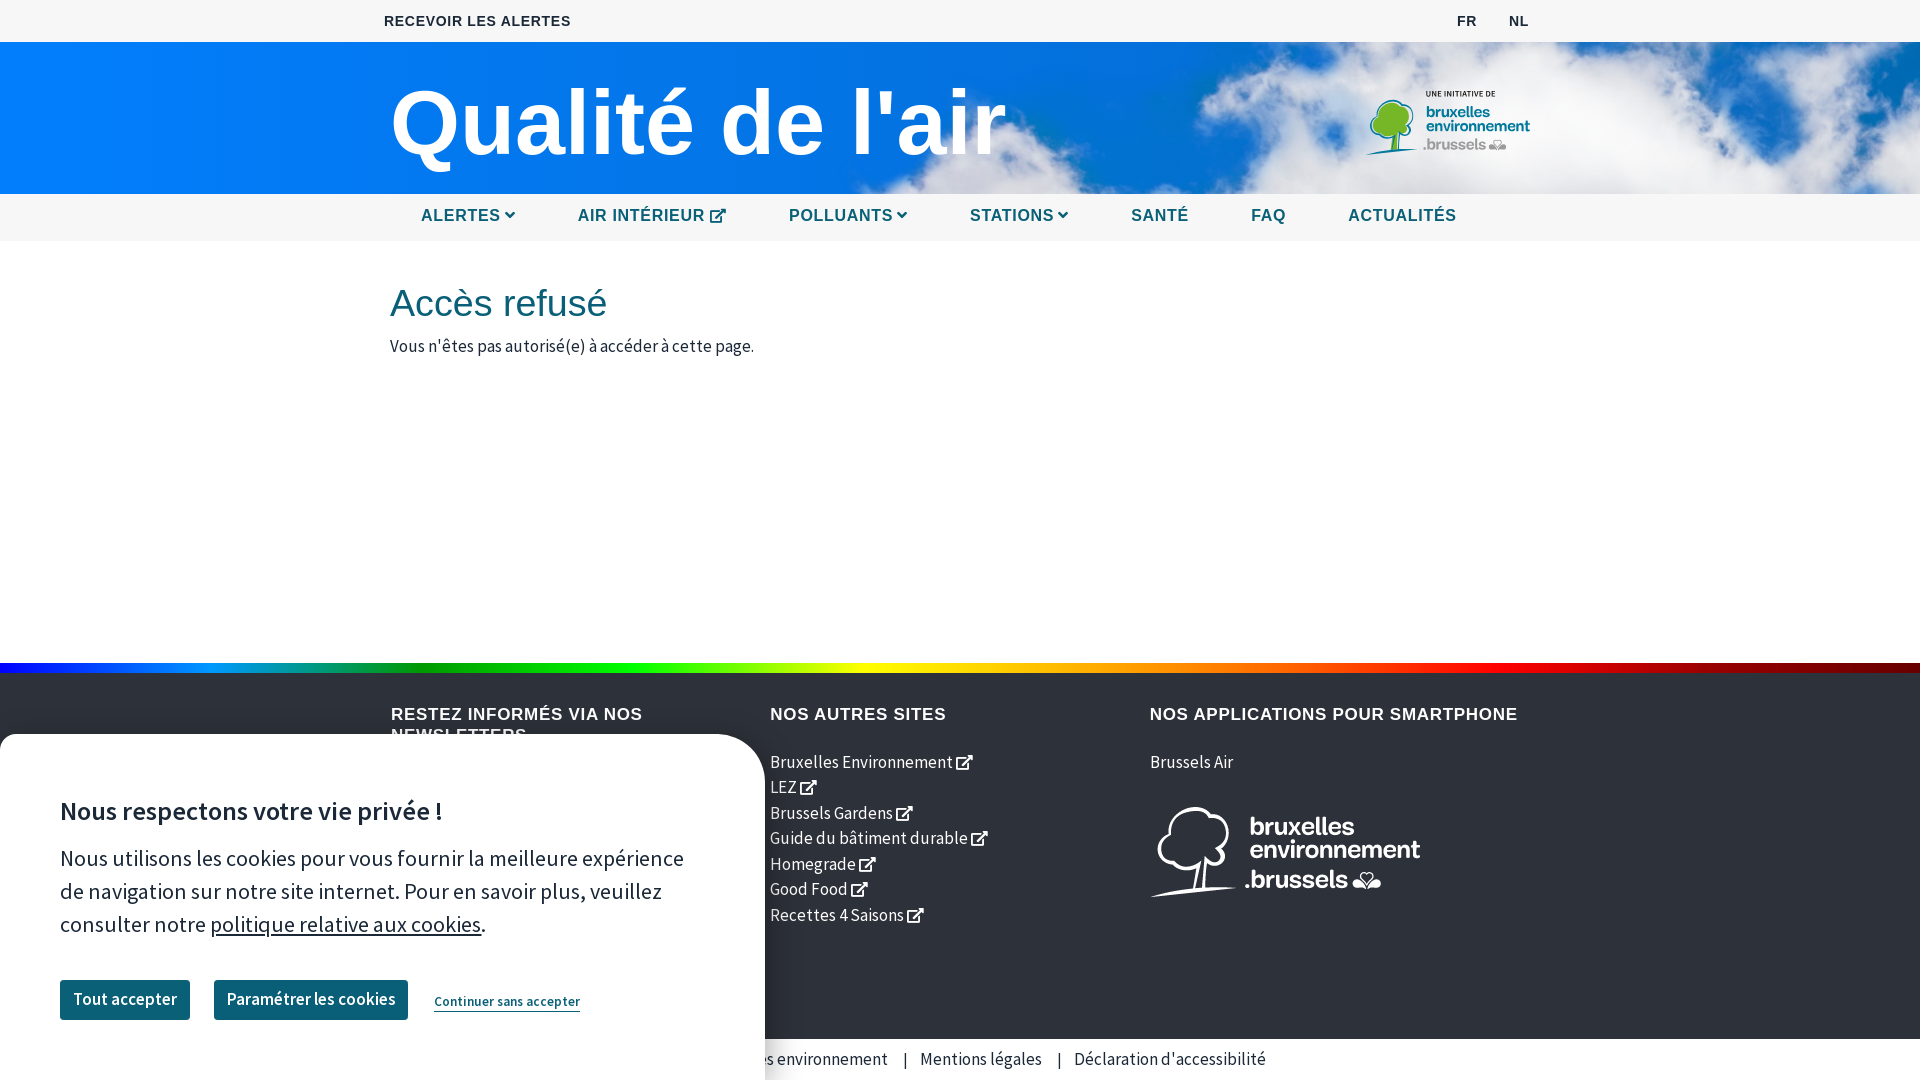 The height and width of the screenshot is (1080, 1920). What do you see at coordinates (476, 21) in the screenshot?
I see `'RECEVOIR LES ALERTES'` at bounding box center [476, 21].